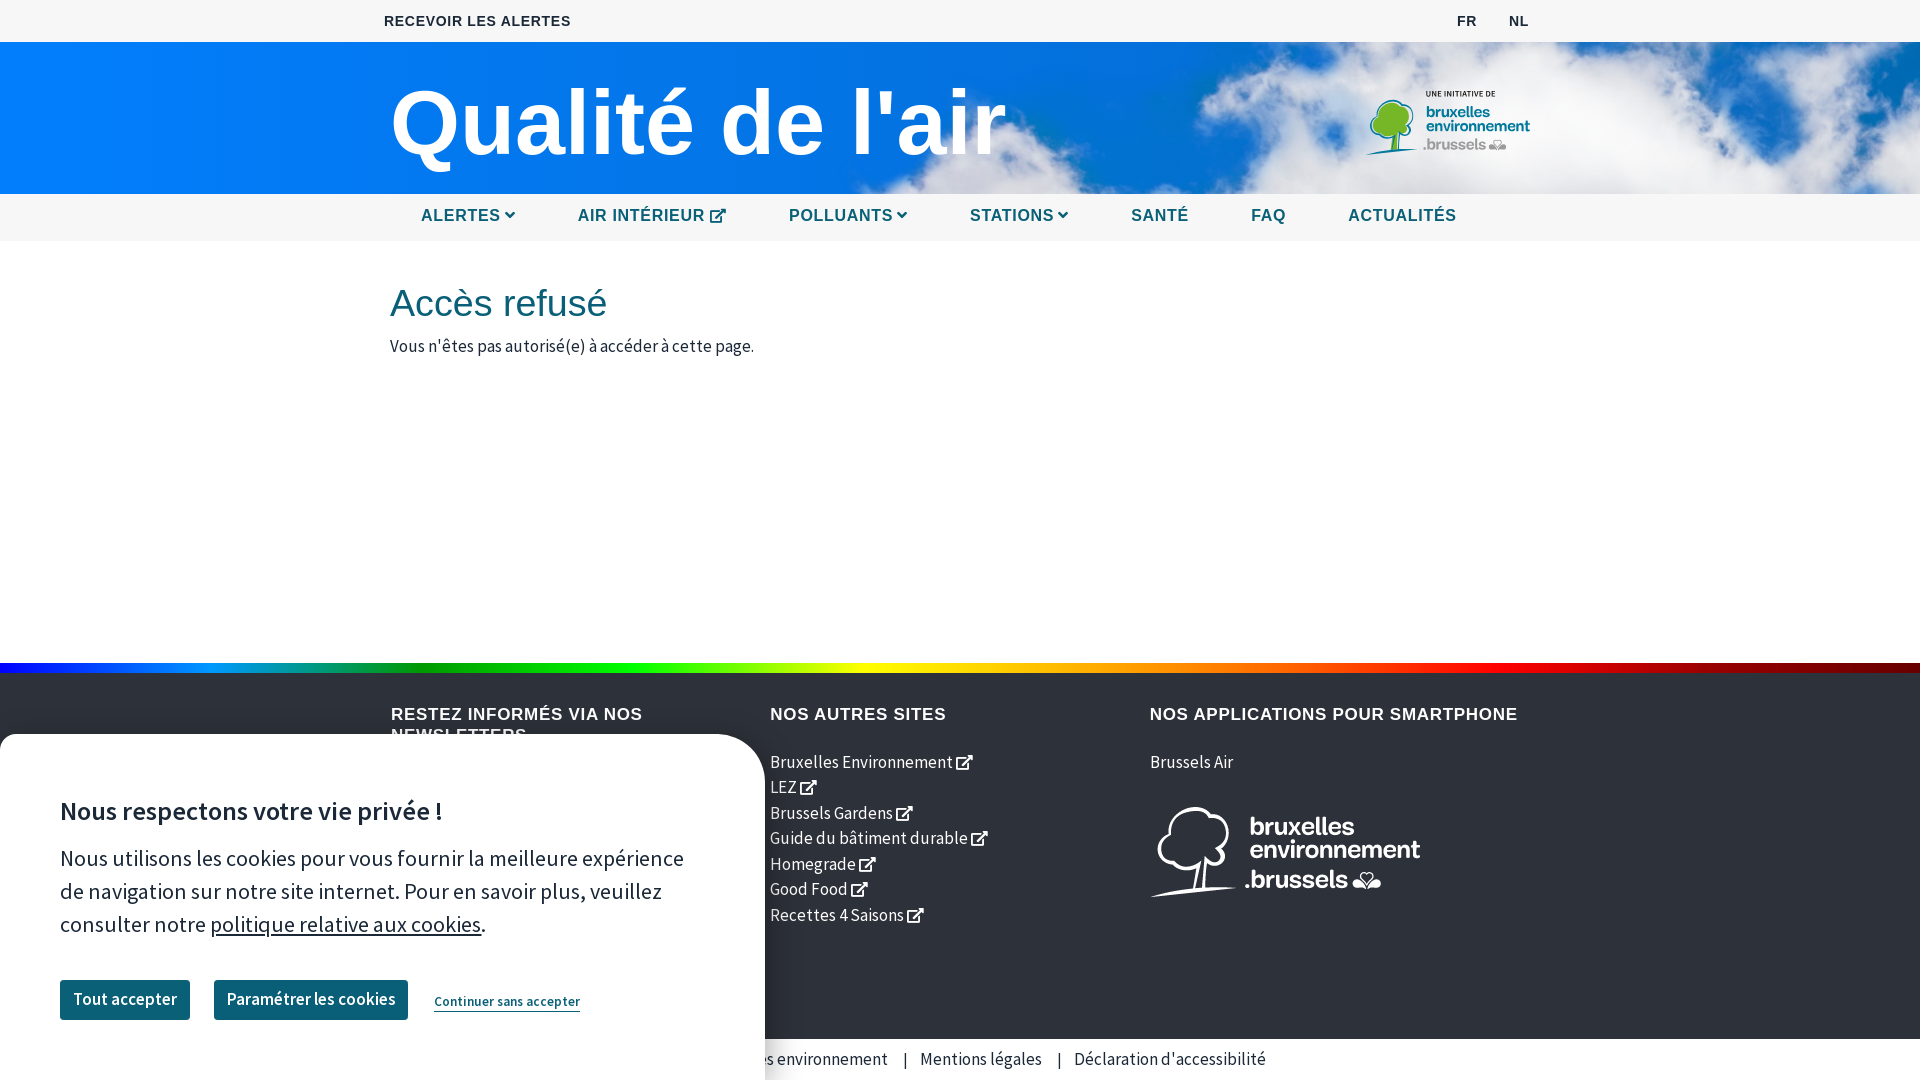 The height and width of the screenshot is (1080, 1920). What do you see at coordinates (476, 21) in the screenshot?
I see `'RECEVOIR LES ALERTES'` at bounding box center [476, 21].